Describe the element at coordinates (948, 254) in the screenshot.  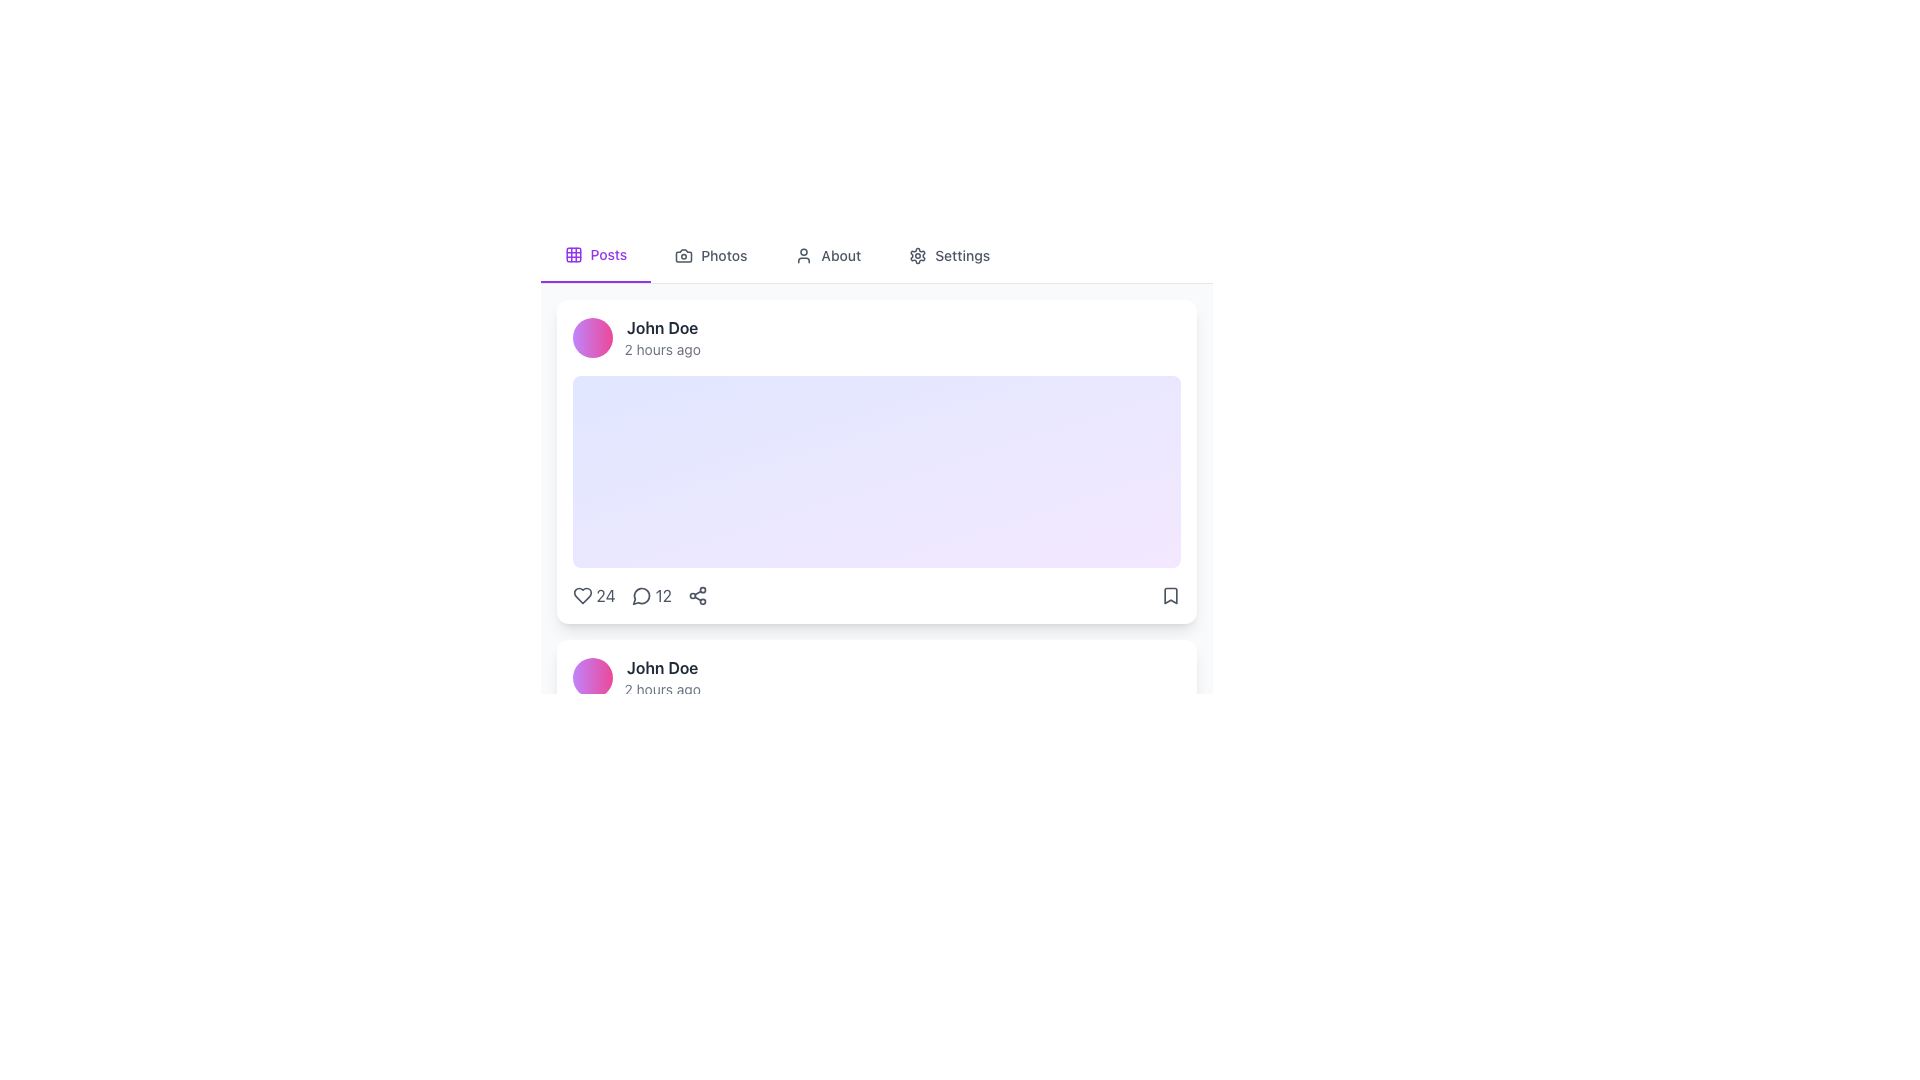
I see `the Interactive navigation button located at the far-right end of the header navigation bar to change its color to purple` at that location.